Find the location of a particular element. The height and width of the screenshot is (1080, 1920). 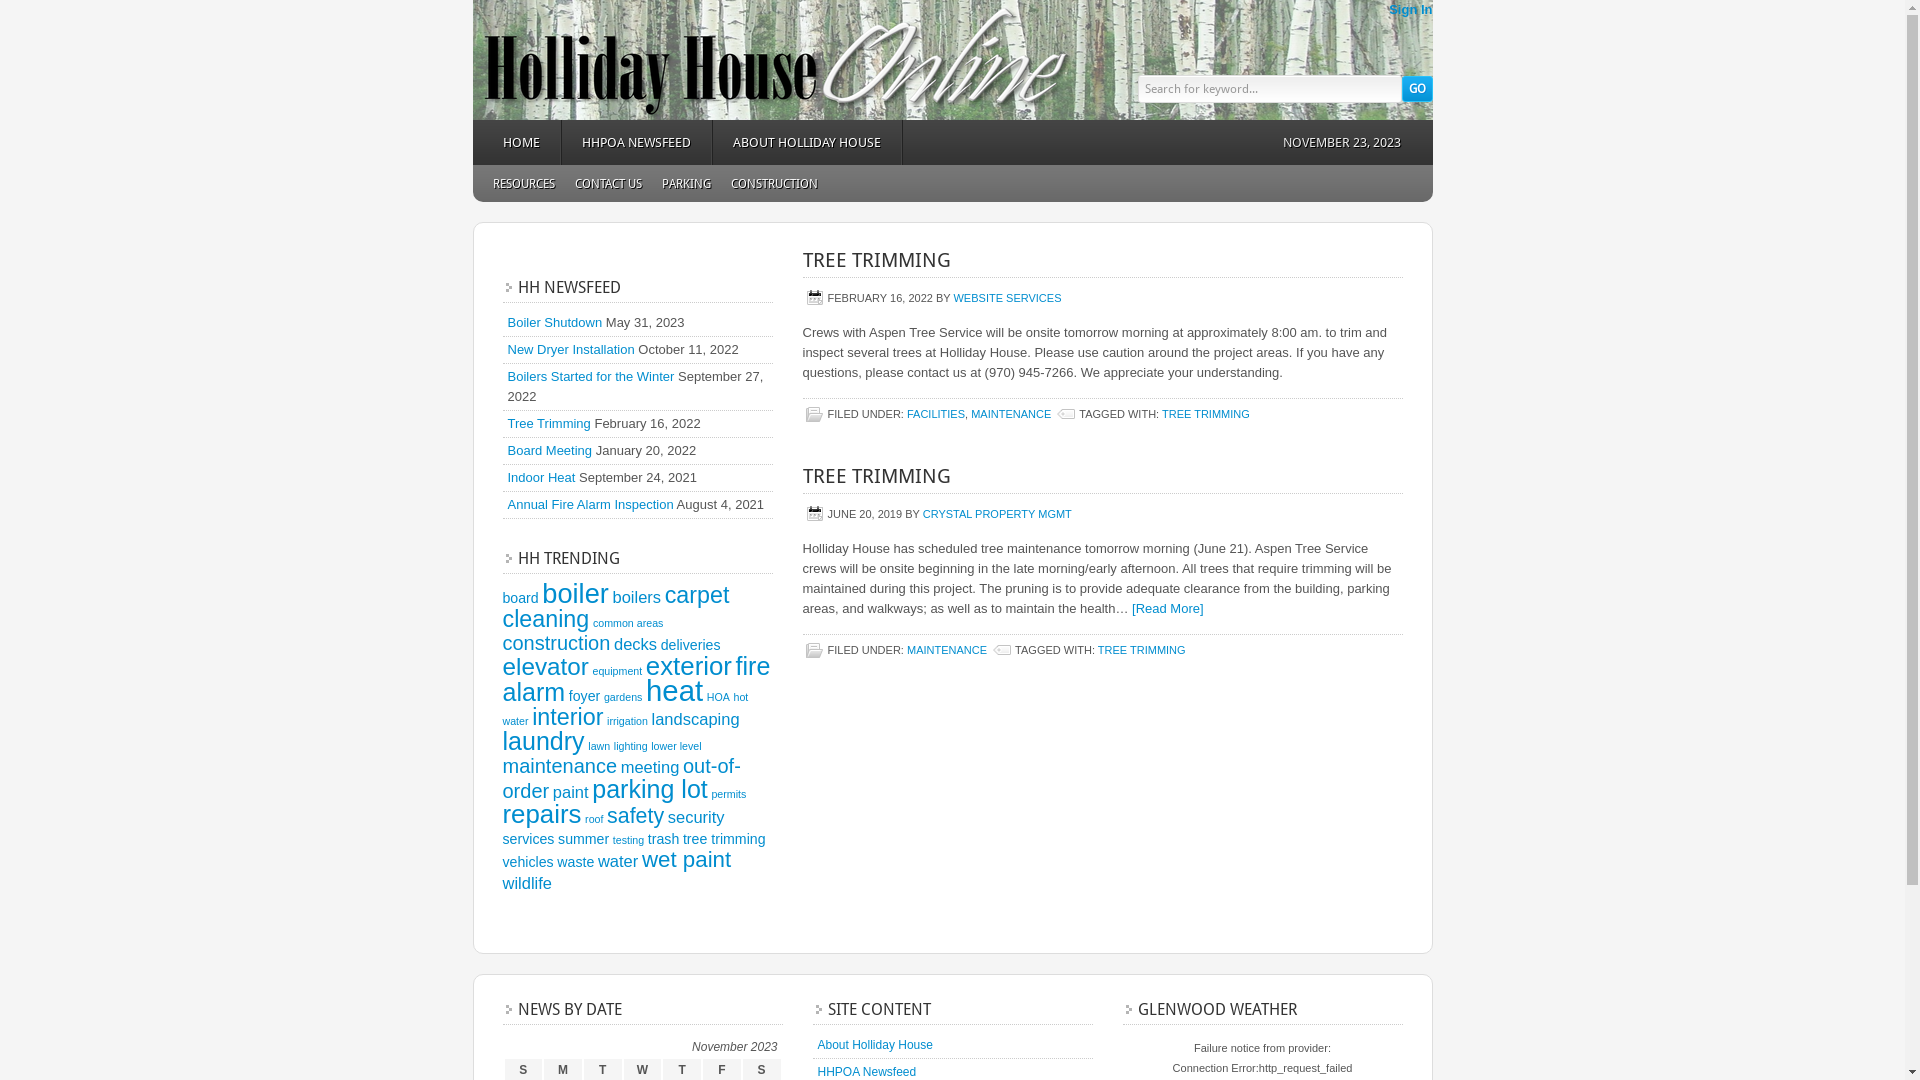

'wildlife' is located at coordinates (527, 882).